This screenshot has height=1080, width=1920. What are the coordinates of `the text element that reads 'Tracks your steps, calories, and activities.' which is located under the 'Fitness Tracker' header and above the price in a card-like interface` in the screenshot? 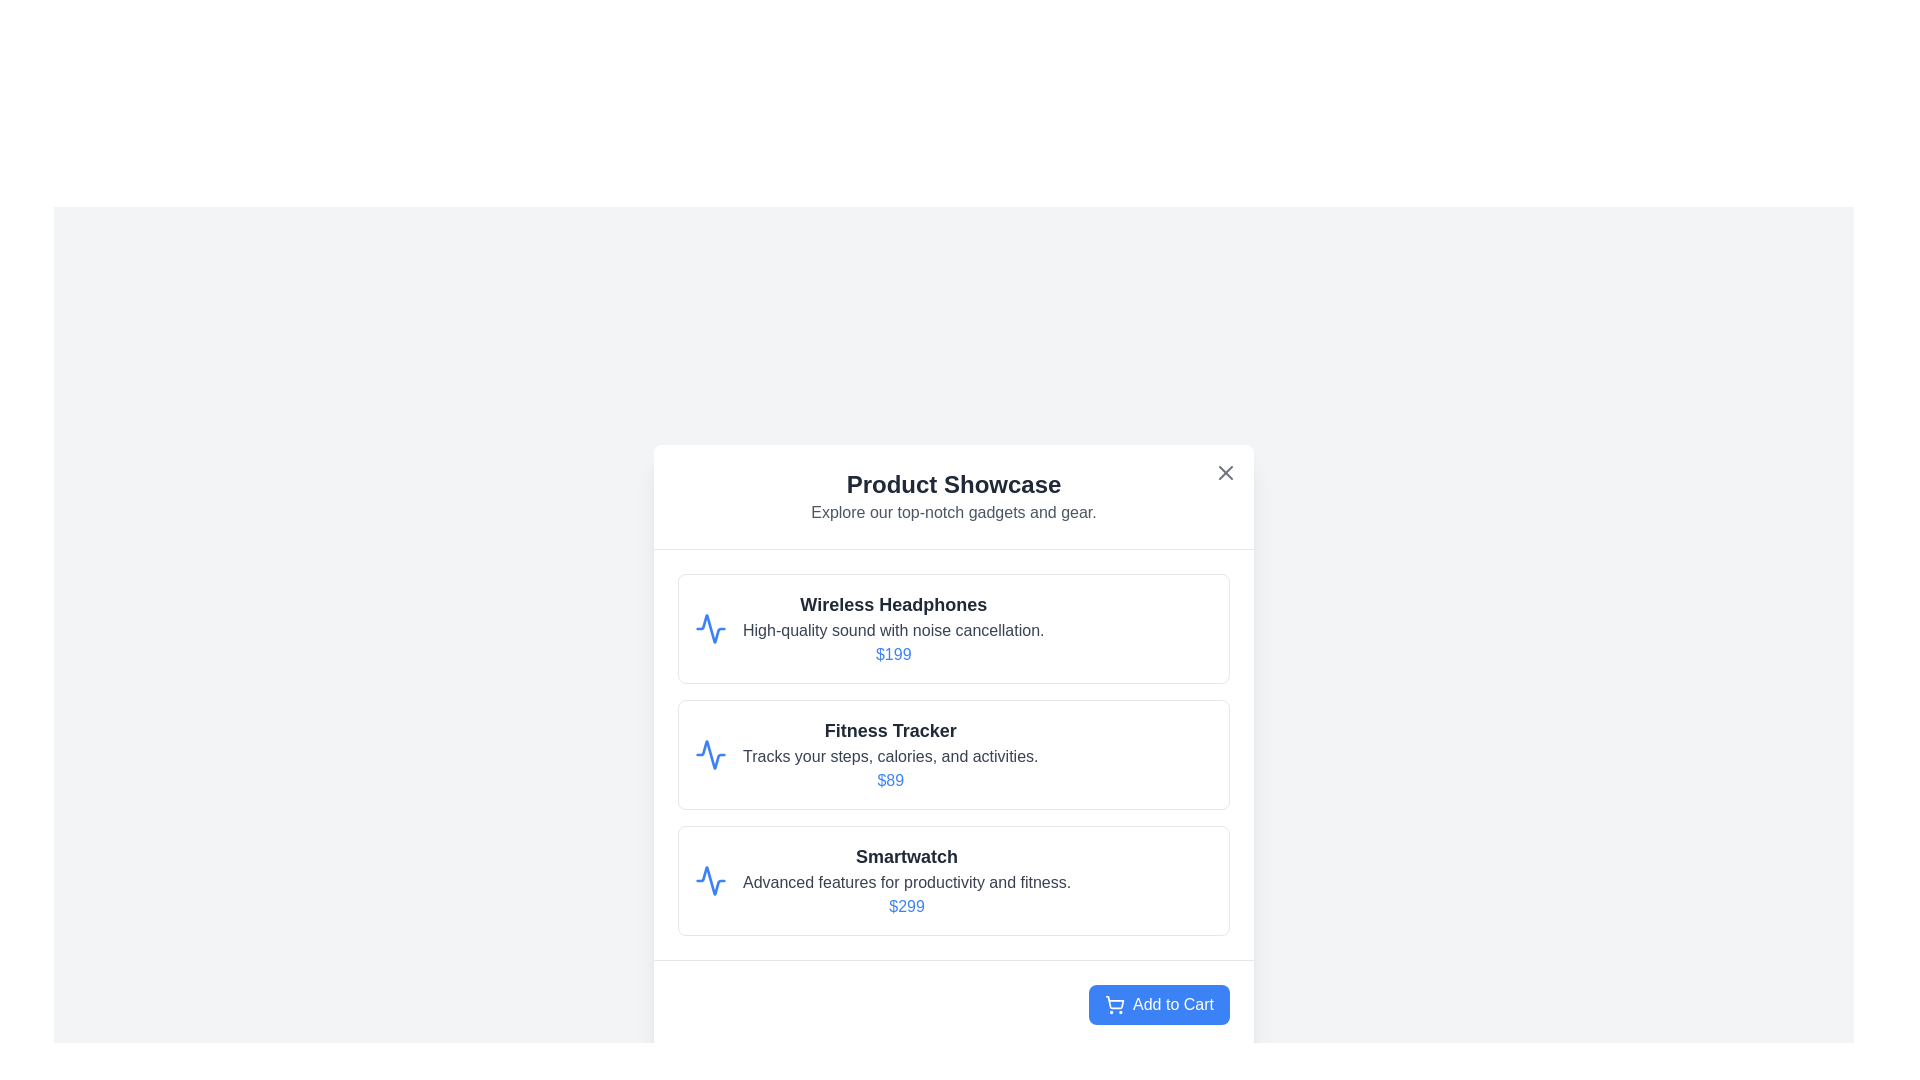 It's located at (889, 756).